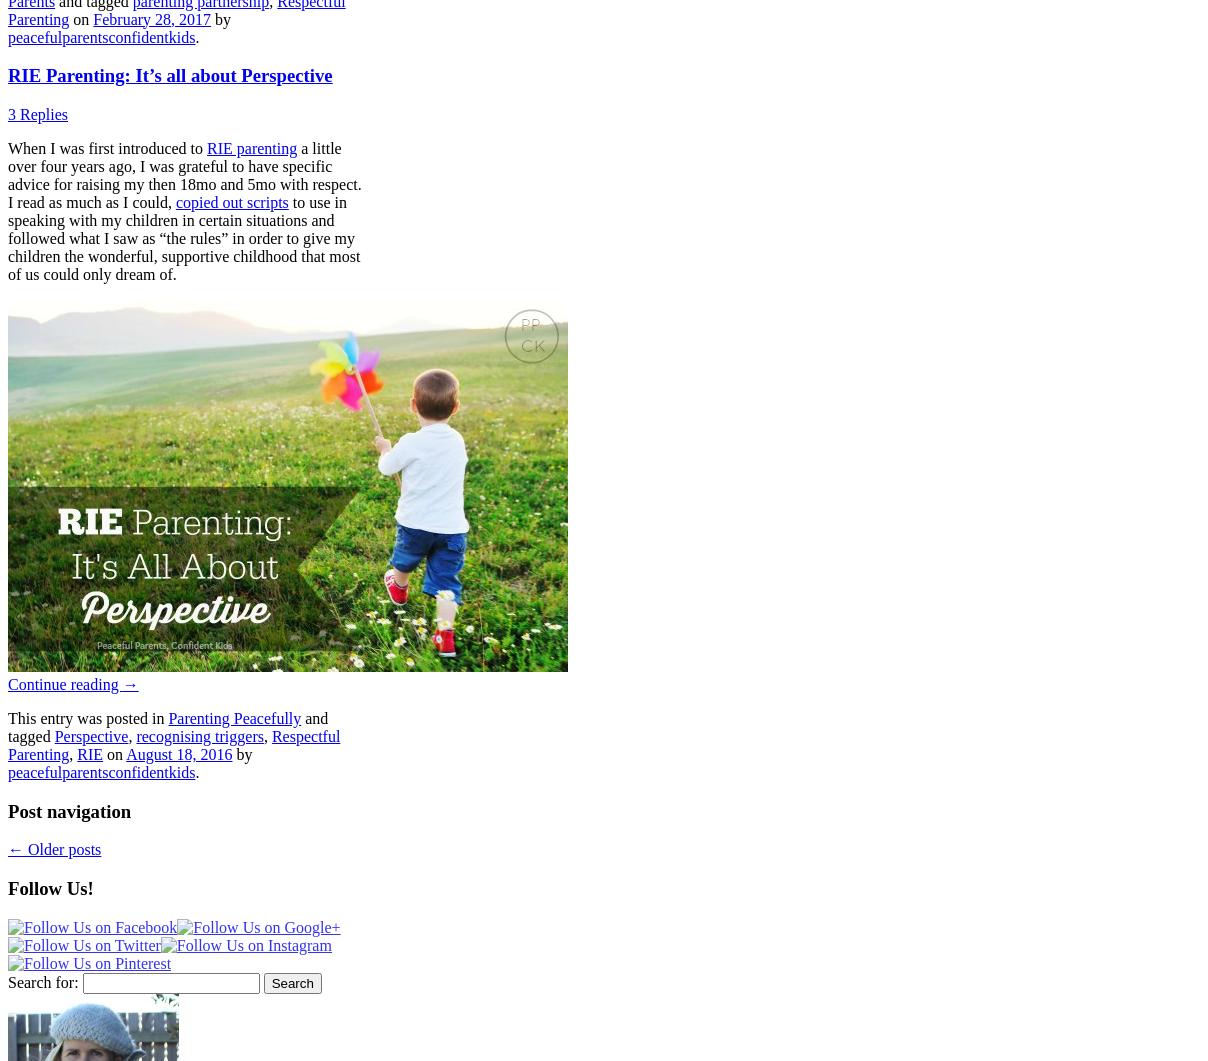 The width and height of the screenshot is (1208, 1061). I want to click on 'RIE Parenting: It’s all about Perspective', so click(169, 75).